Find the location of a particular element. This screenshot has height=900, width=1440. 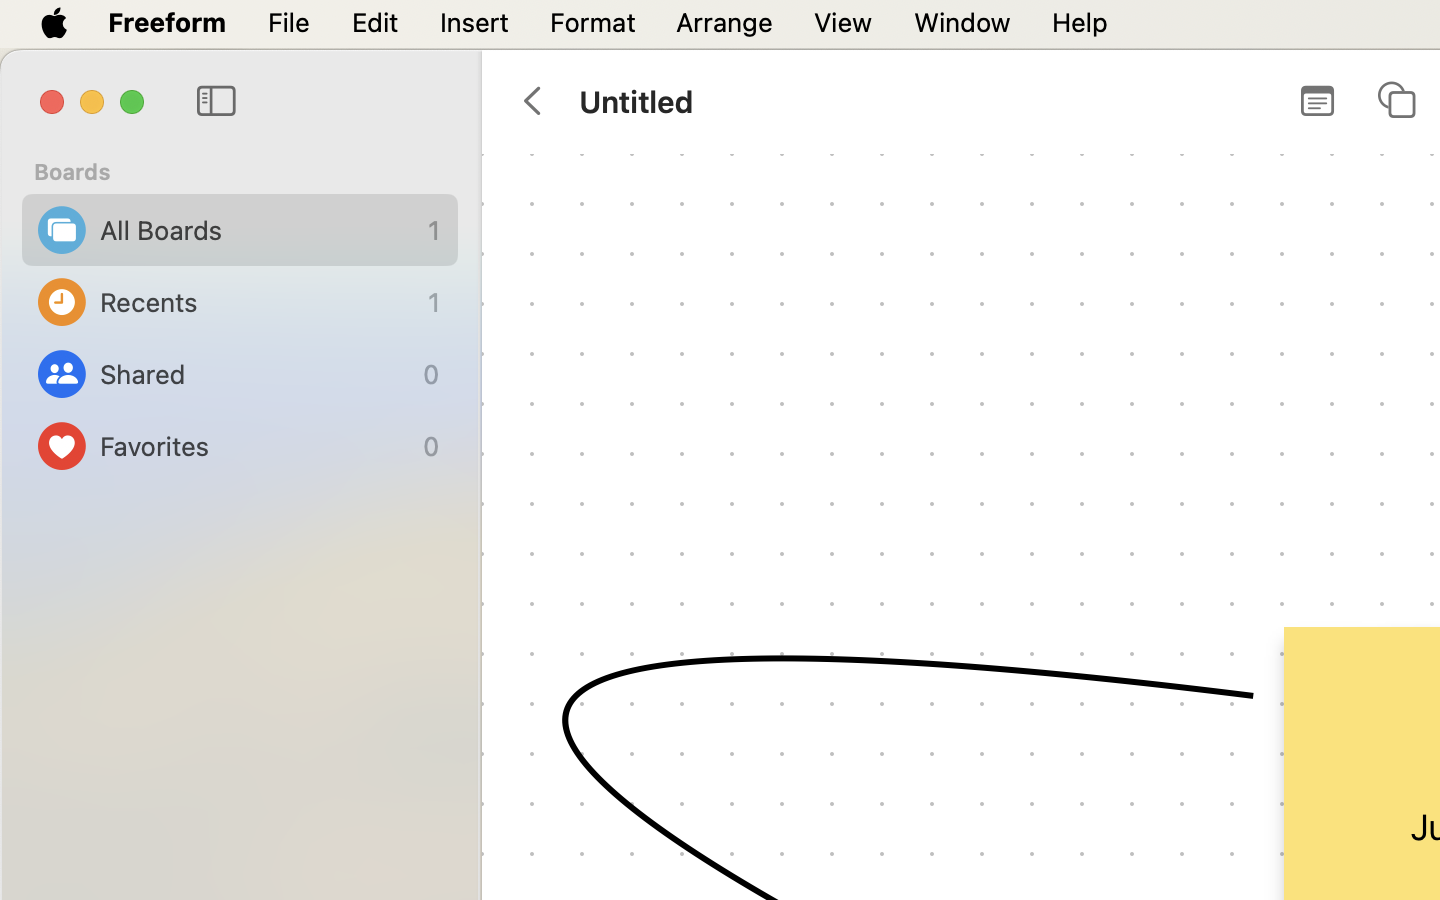

'Untitled' is located at coordinates (634, 99).